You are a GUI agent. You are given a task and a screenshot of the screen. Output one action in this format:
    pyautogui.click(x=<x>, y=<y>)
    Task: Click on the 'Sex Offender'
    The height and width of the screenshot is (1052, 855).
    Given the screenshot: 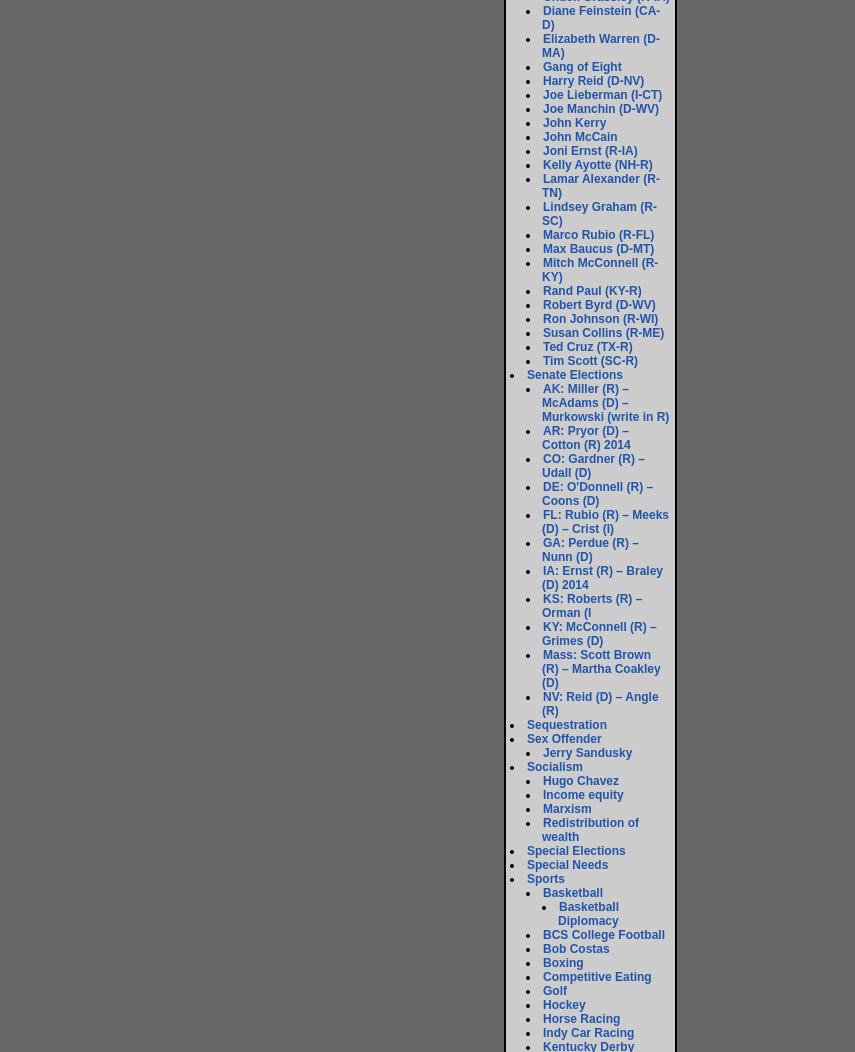 What is the action you would take?
    pyautogui.click(x=562, y=739)
    